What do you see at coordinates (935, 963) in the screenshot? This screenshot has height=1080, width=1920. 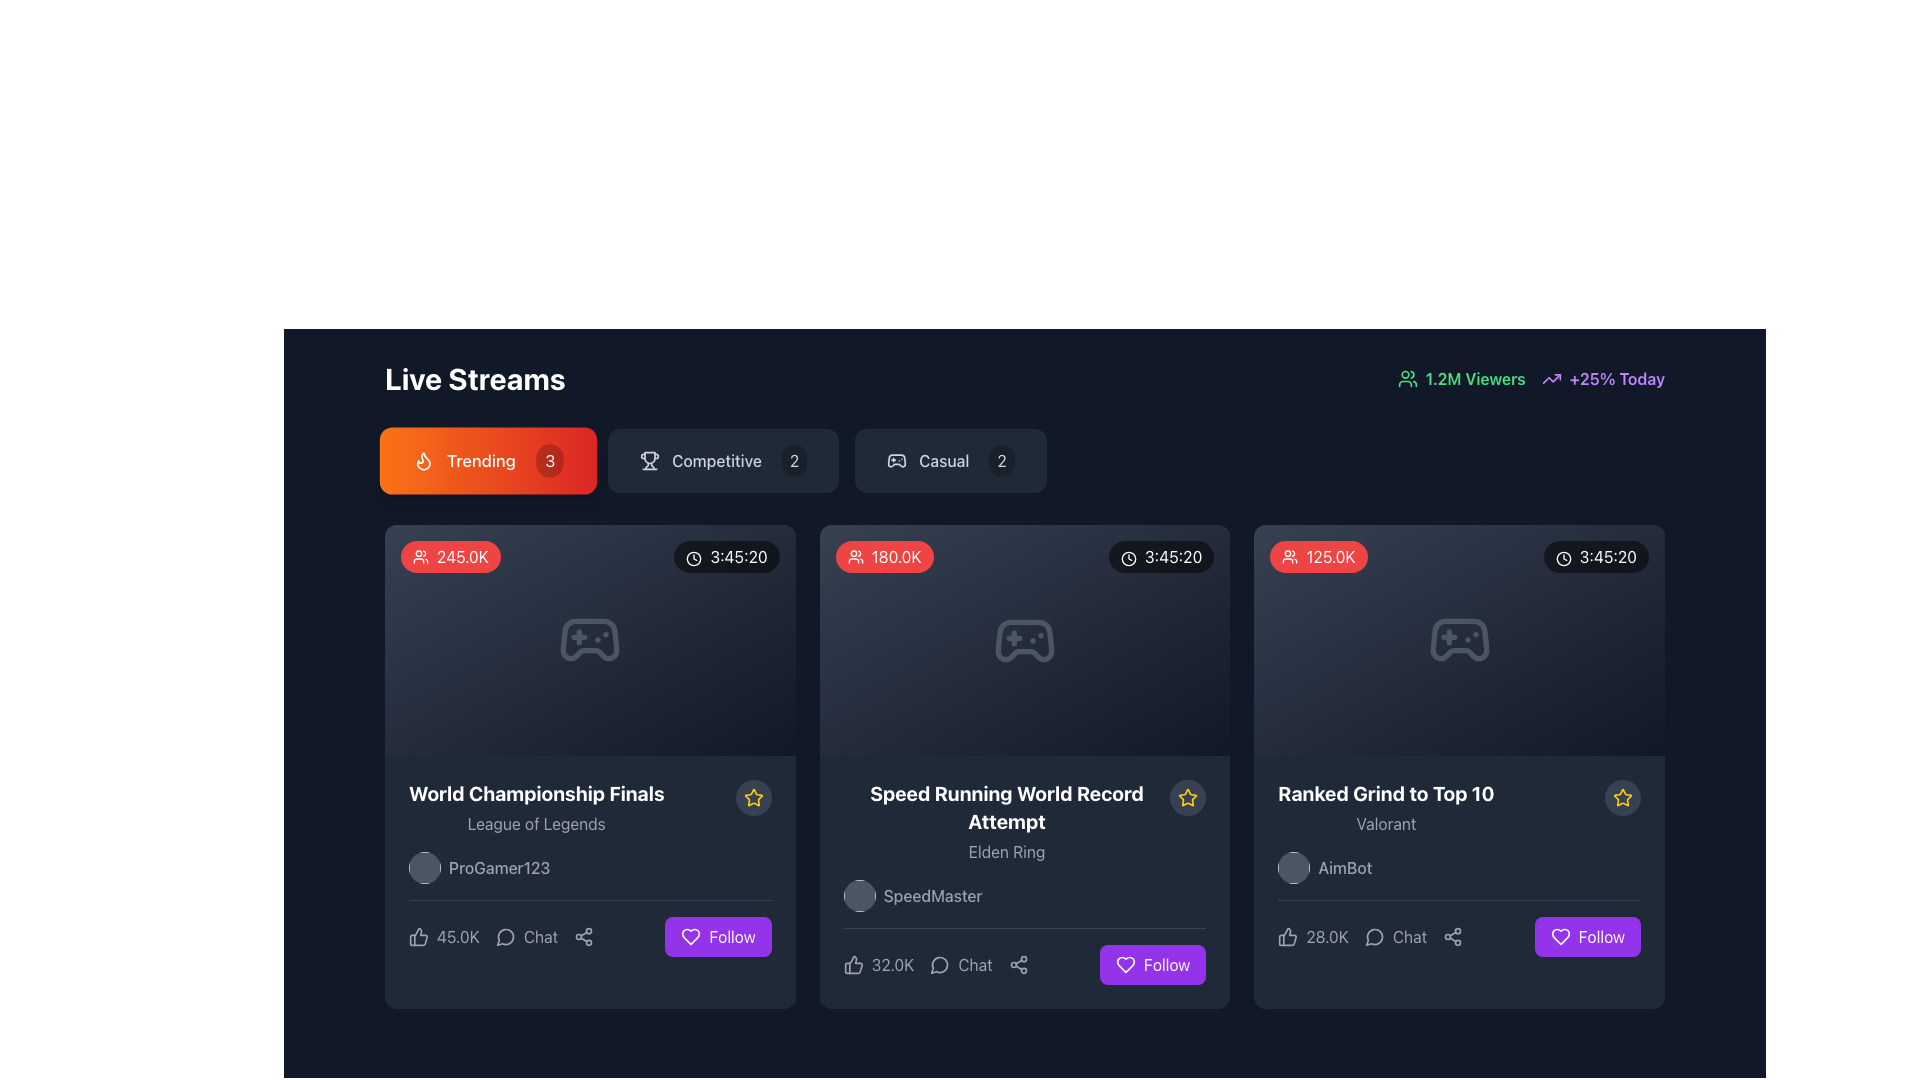 I see `the 'Chat' button that displays '32.0K' next to a speech bubble icon` at bounding box center [935, 963].